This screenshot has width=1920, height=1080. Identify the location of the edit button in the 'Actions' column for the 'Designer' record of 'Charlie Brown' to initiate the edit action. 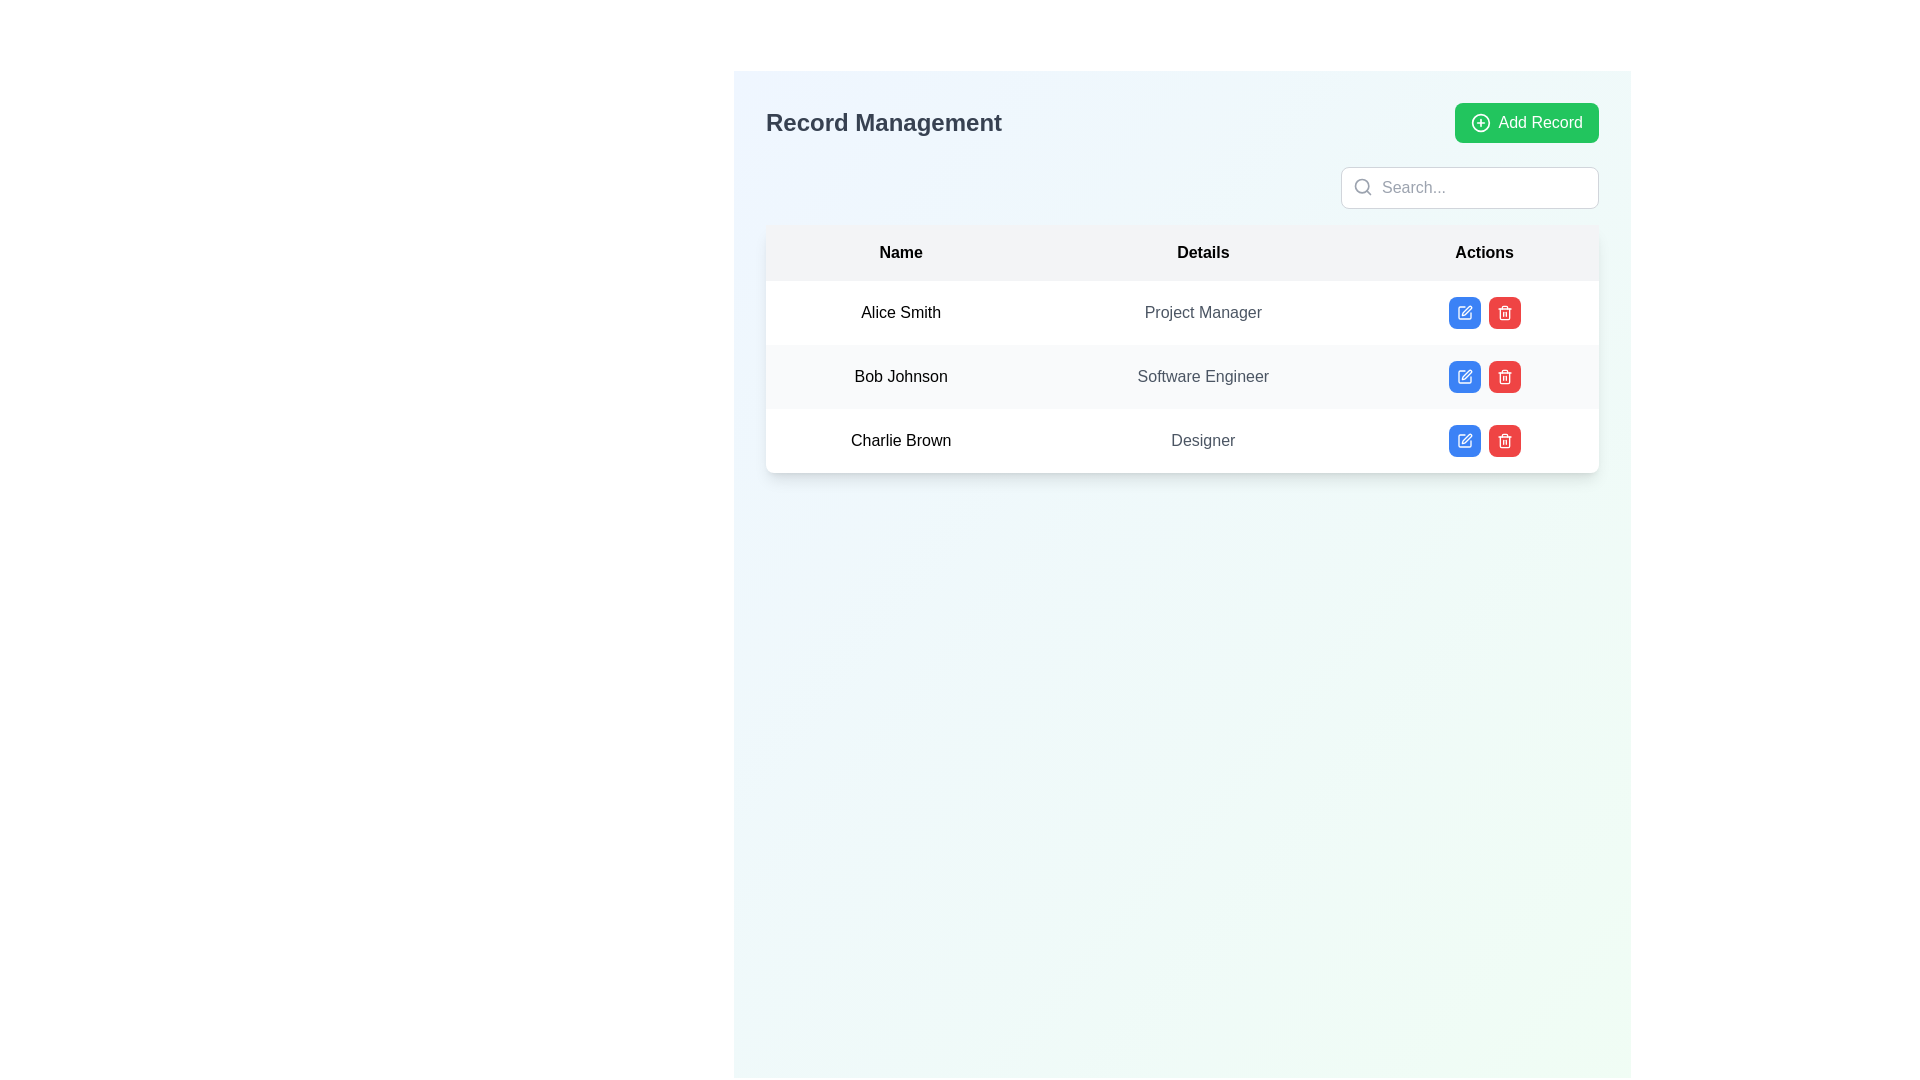
(1464, 439).